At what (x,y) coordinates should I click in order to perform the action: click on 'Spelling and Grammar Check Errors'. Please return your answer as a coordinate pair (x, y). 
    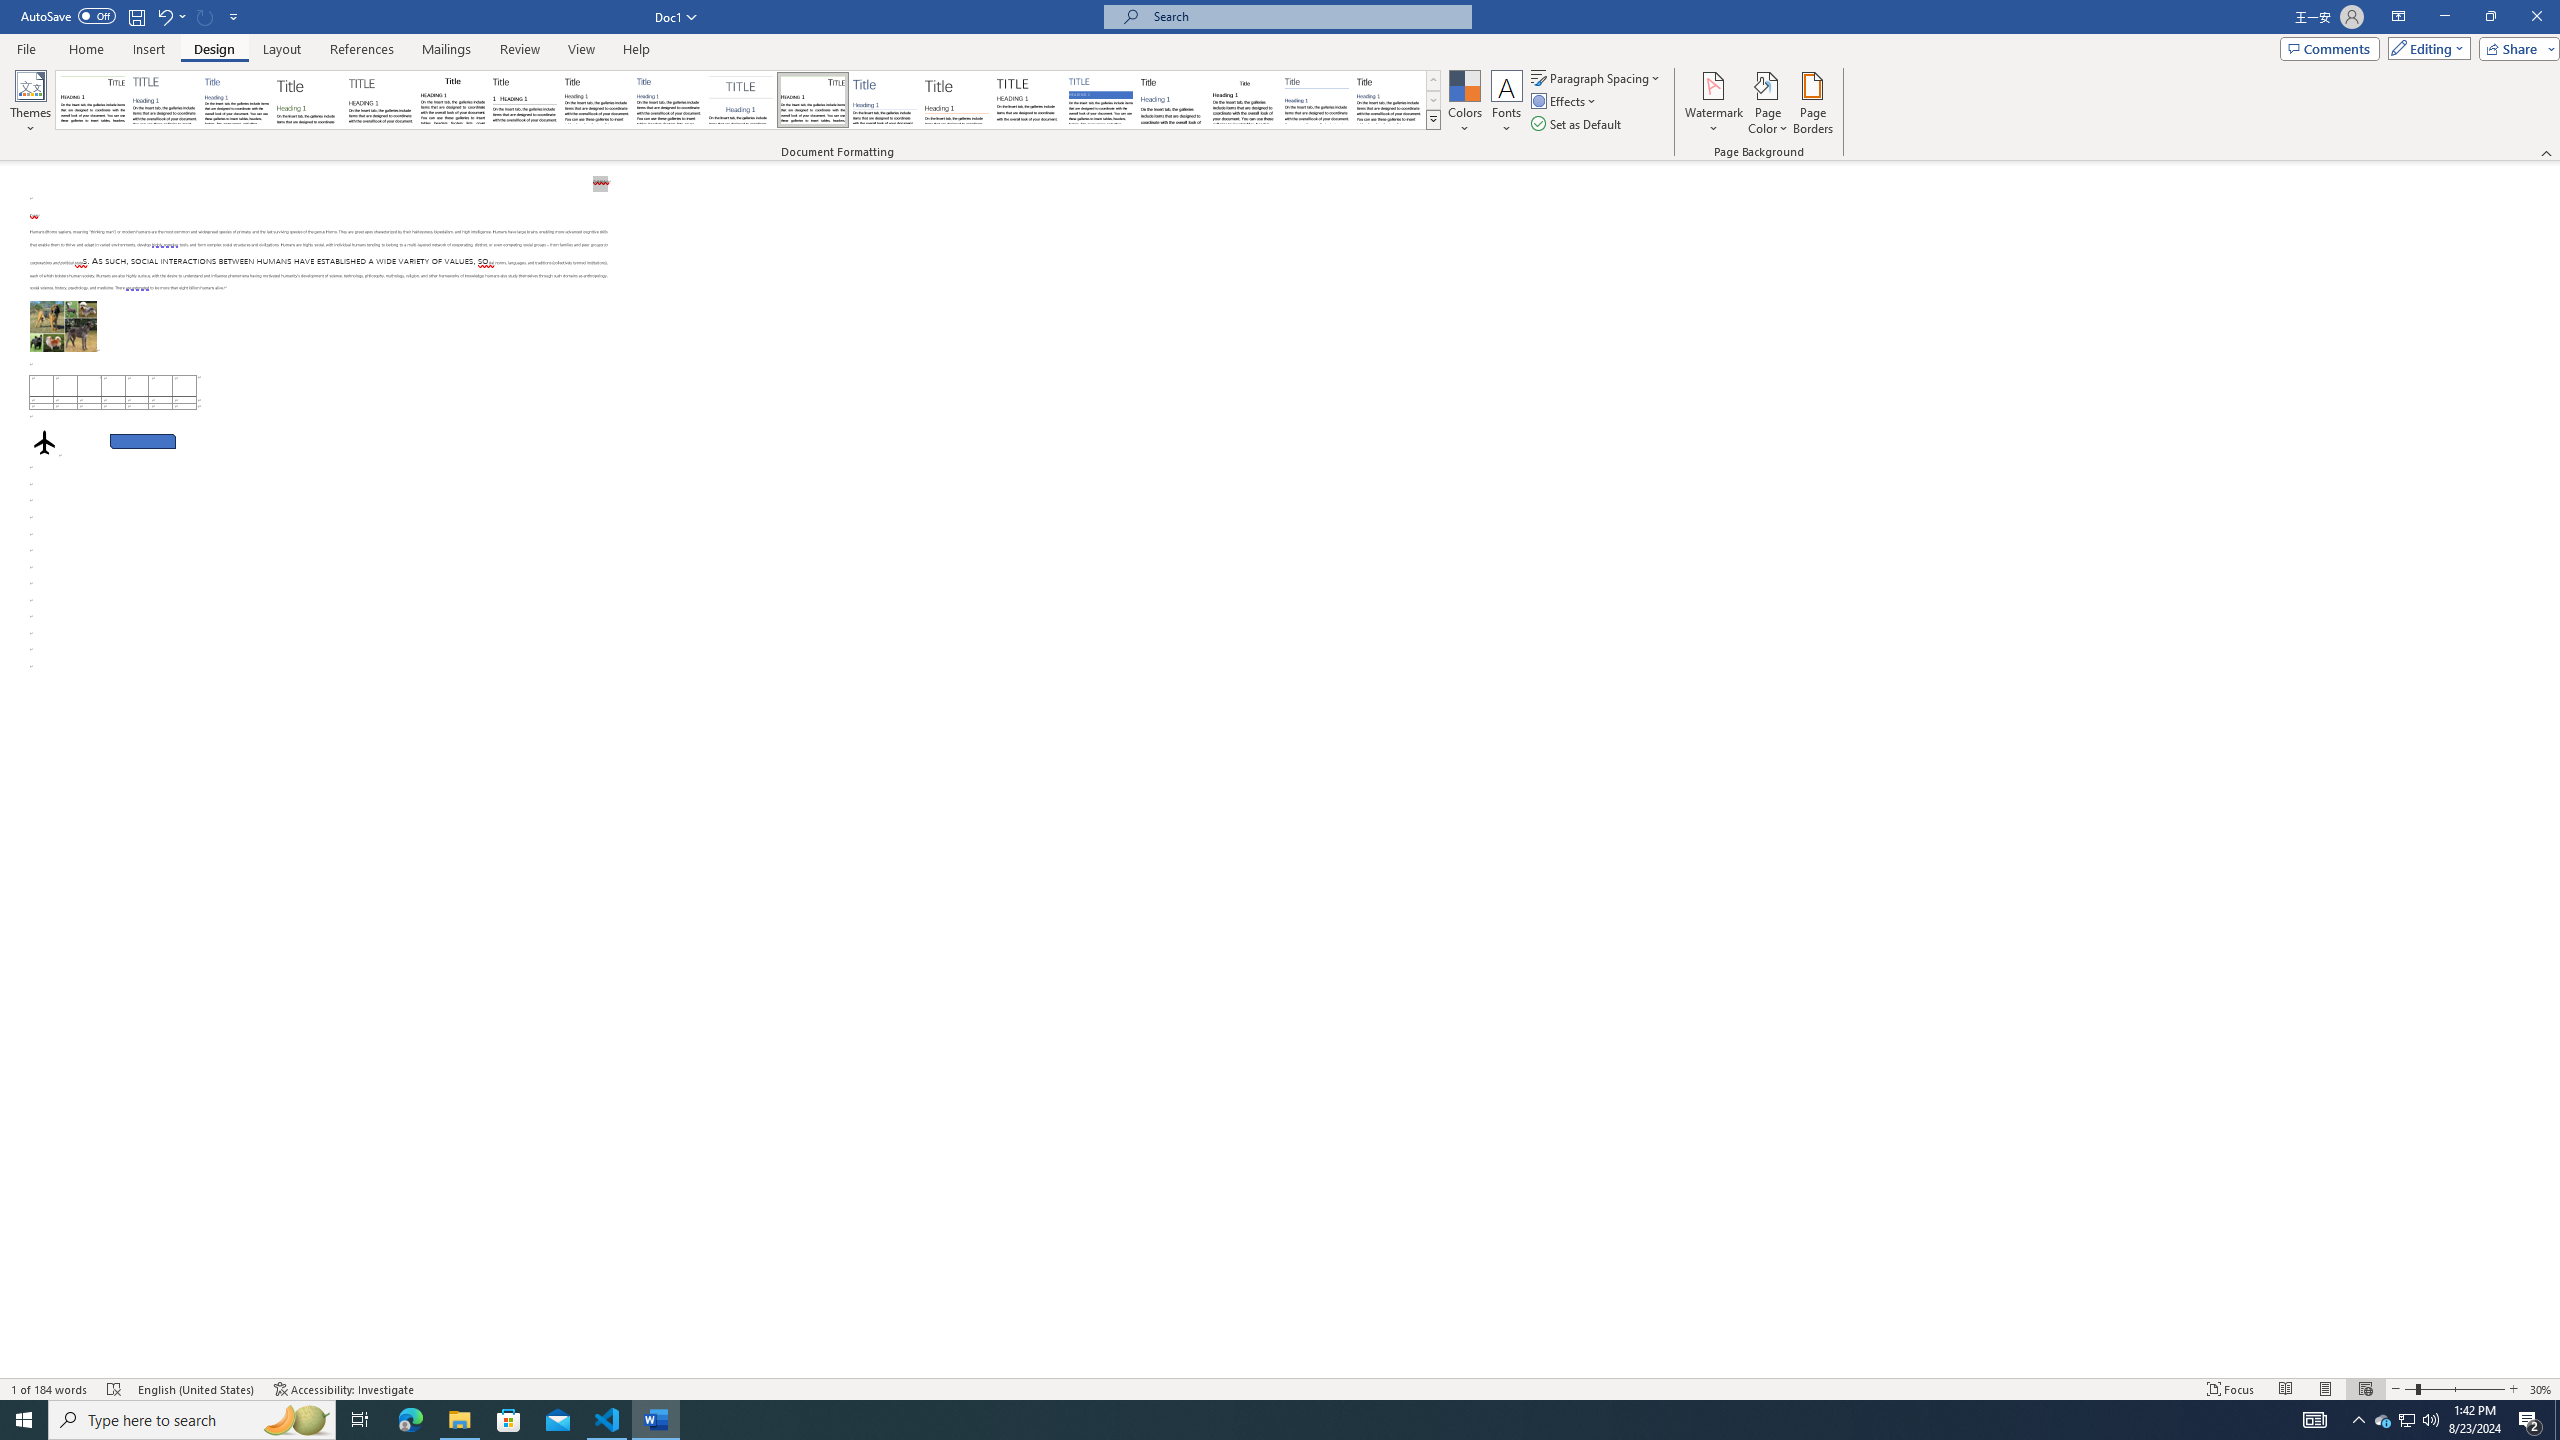
    Looking at the image, I should click on (114, 1389).